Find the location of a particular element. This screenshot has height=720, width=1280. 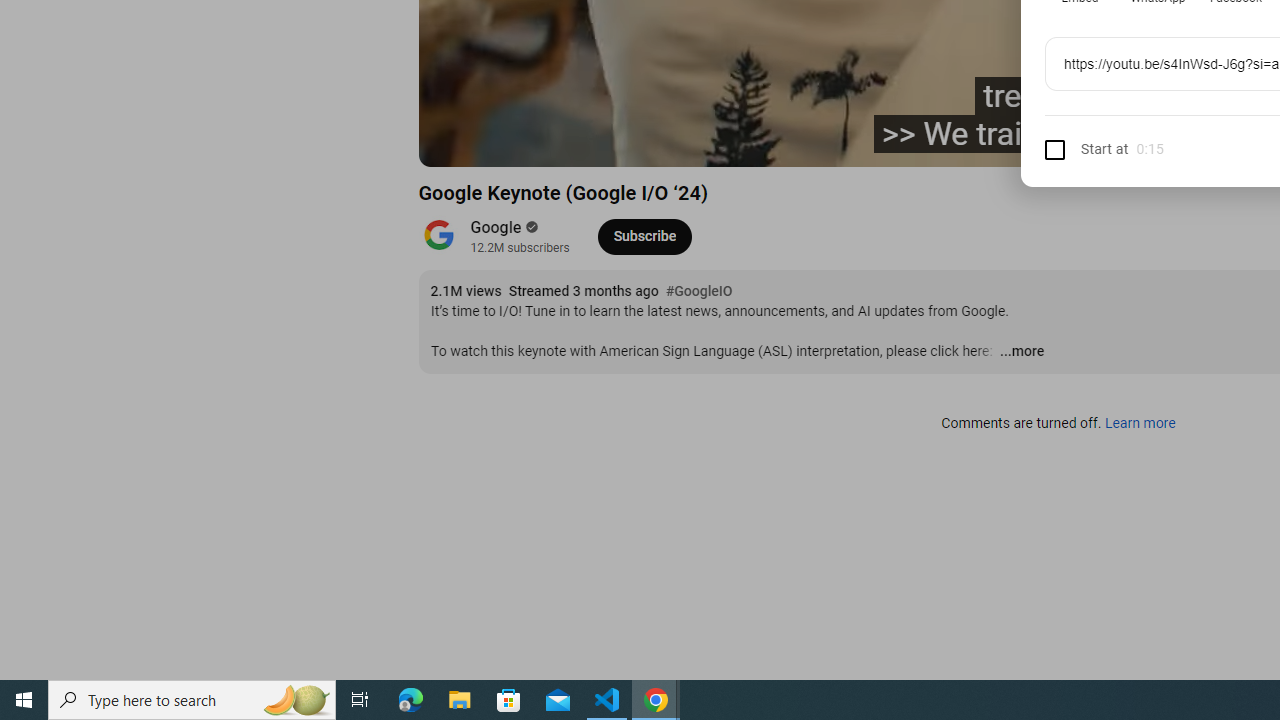

'Verified' is located at coordinates (530, 226).